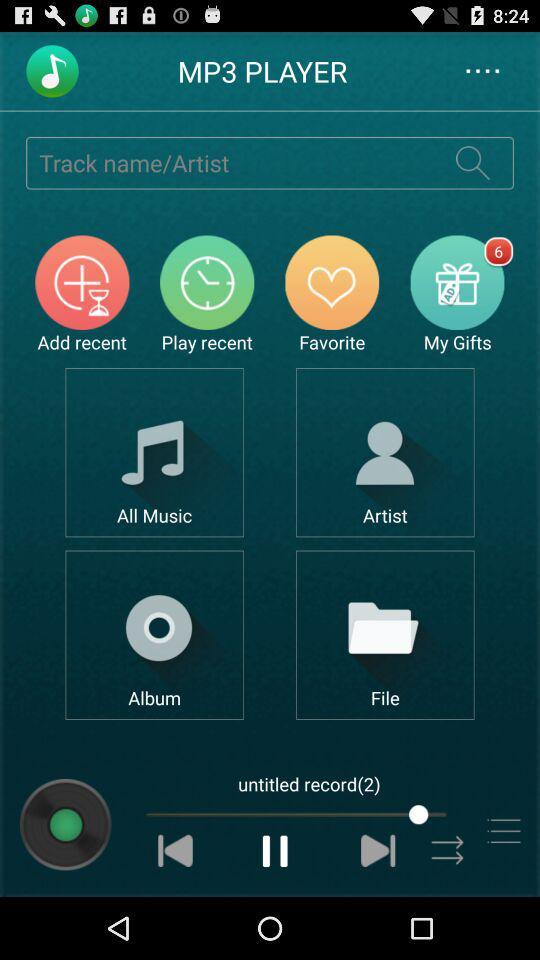  Describe the element at coordinates (502, 888) in the screenshot. I see `the list icon` at that location.